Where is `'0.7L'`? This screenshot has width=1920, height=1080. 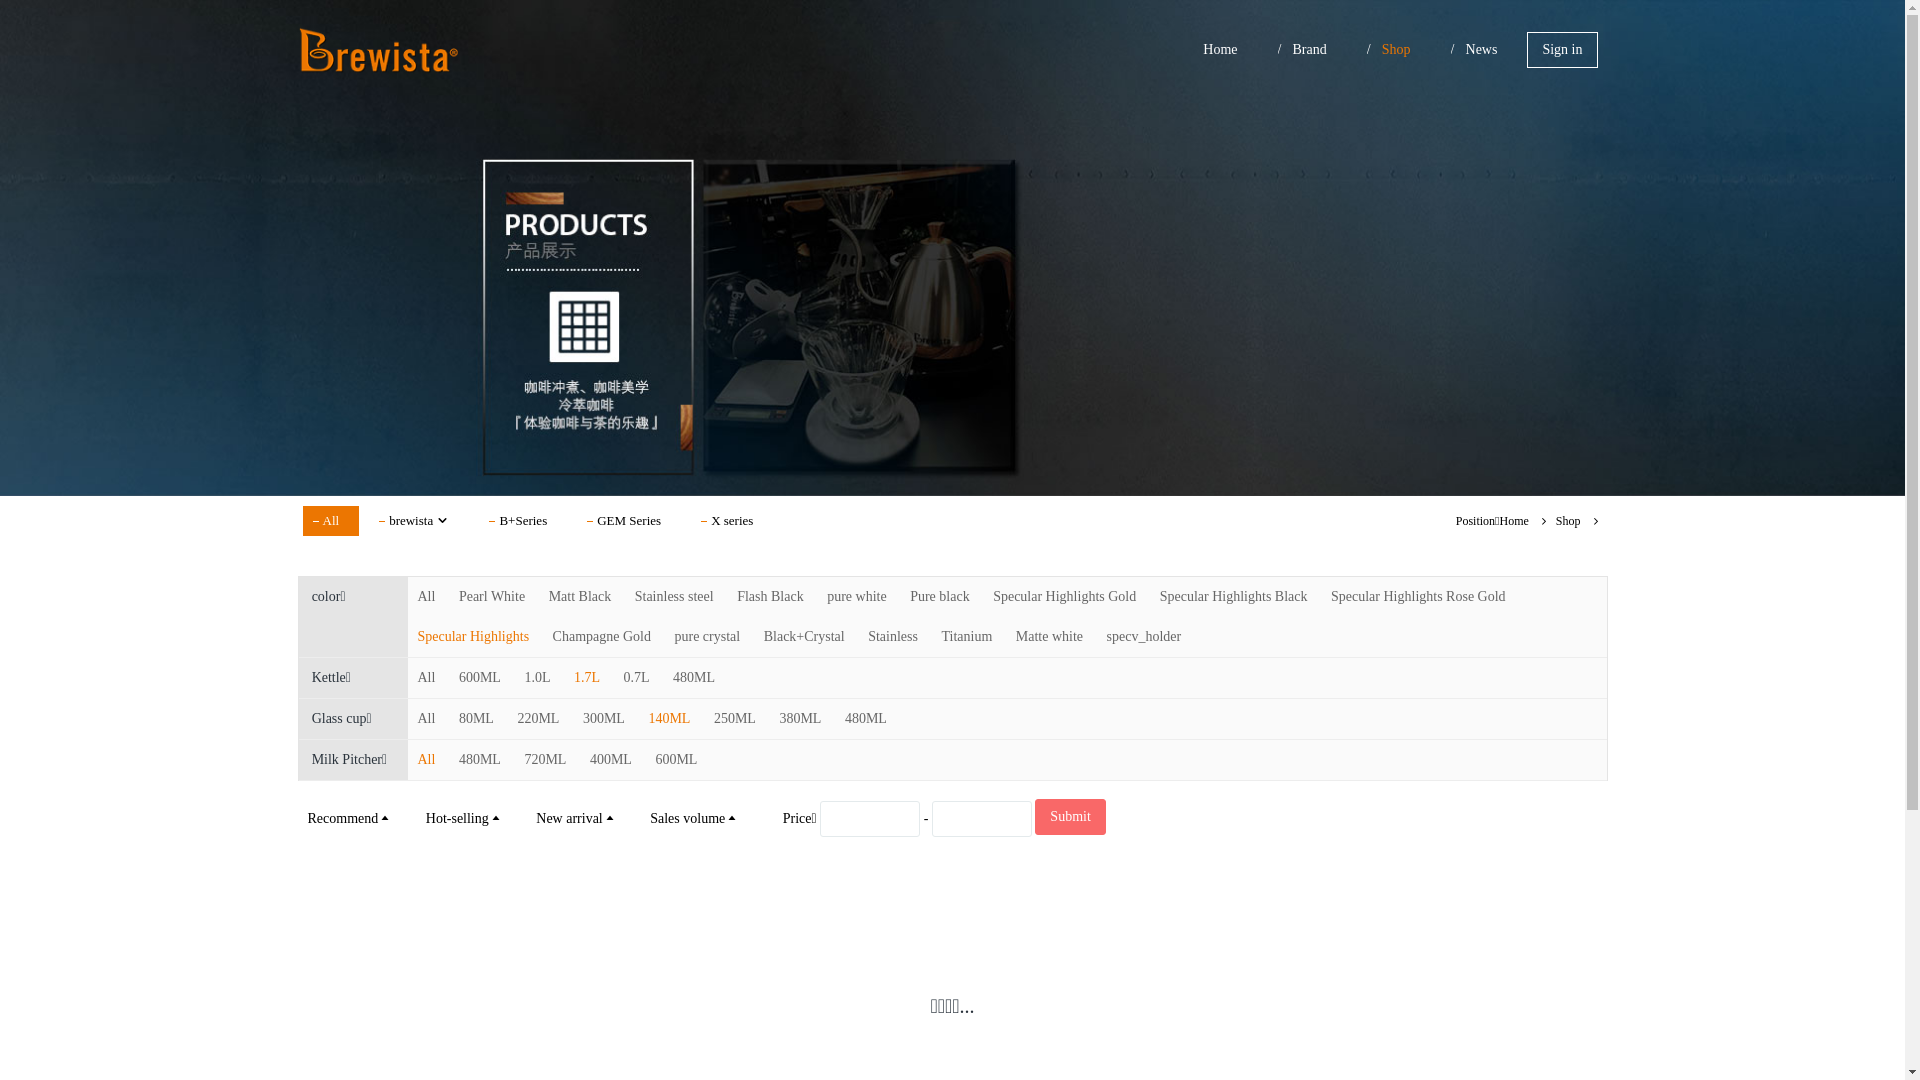
'0.7L' is located at coordinates (636, 676).